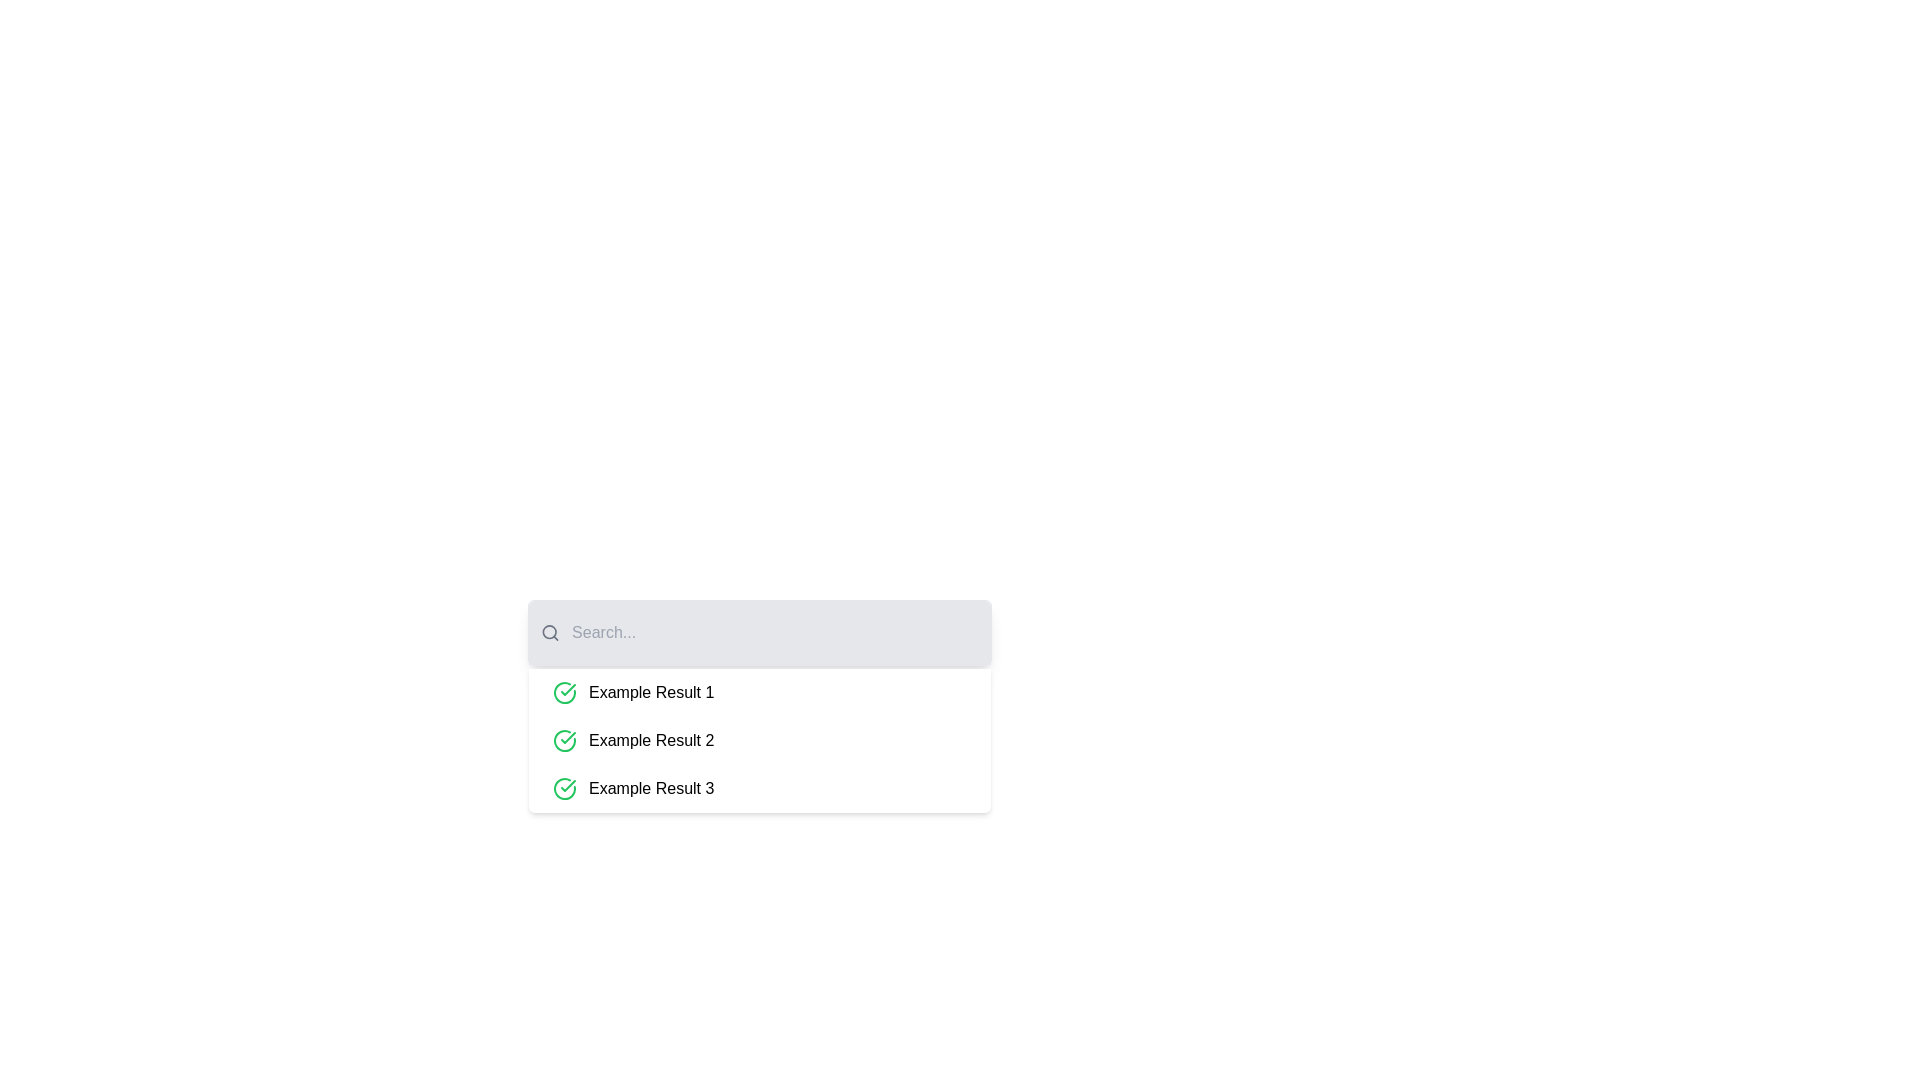 The width and height of the screenshot is (1920, 1080). I want to click on the selectable option within the dropdown or autocomplete suggestion list located below the search bar, centered horizontally, so click(758, 740).